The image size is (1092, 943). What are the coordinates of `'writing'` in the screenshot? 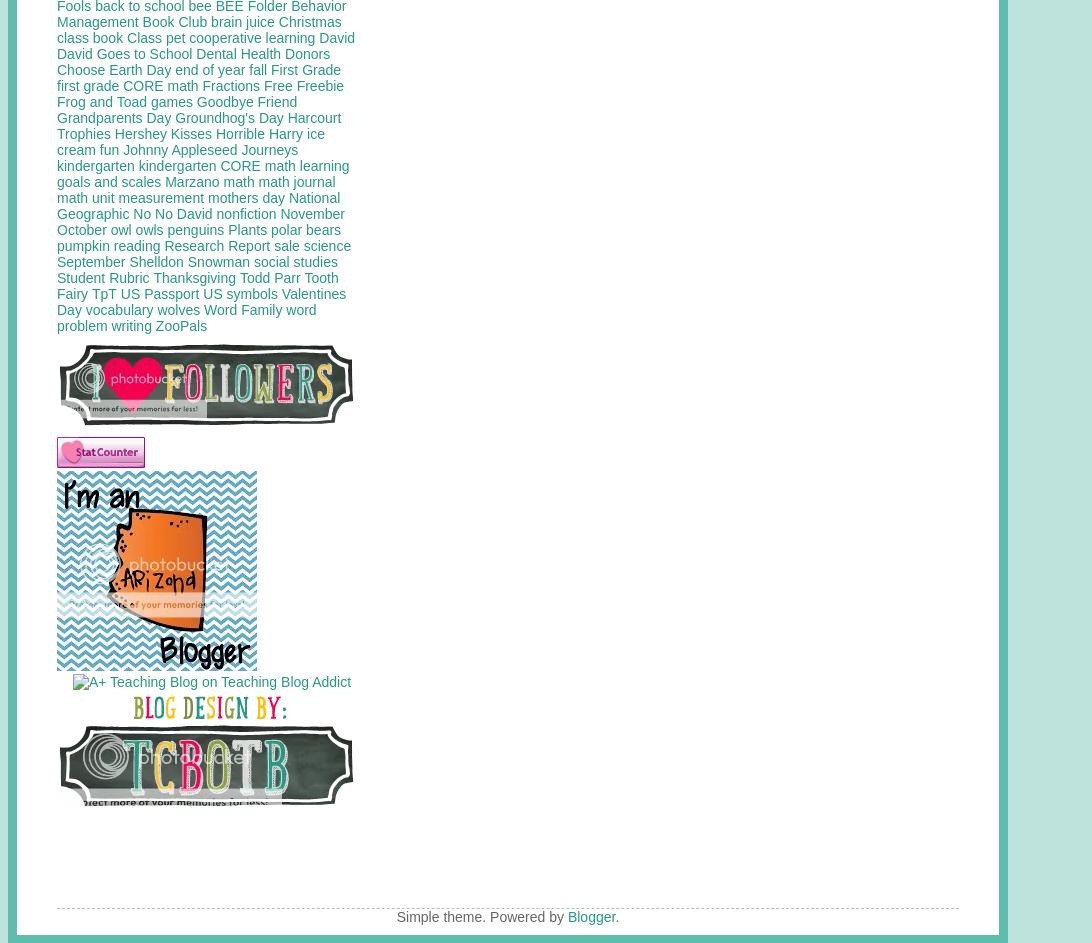 It's located at (131, 324).